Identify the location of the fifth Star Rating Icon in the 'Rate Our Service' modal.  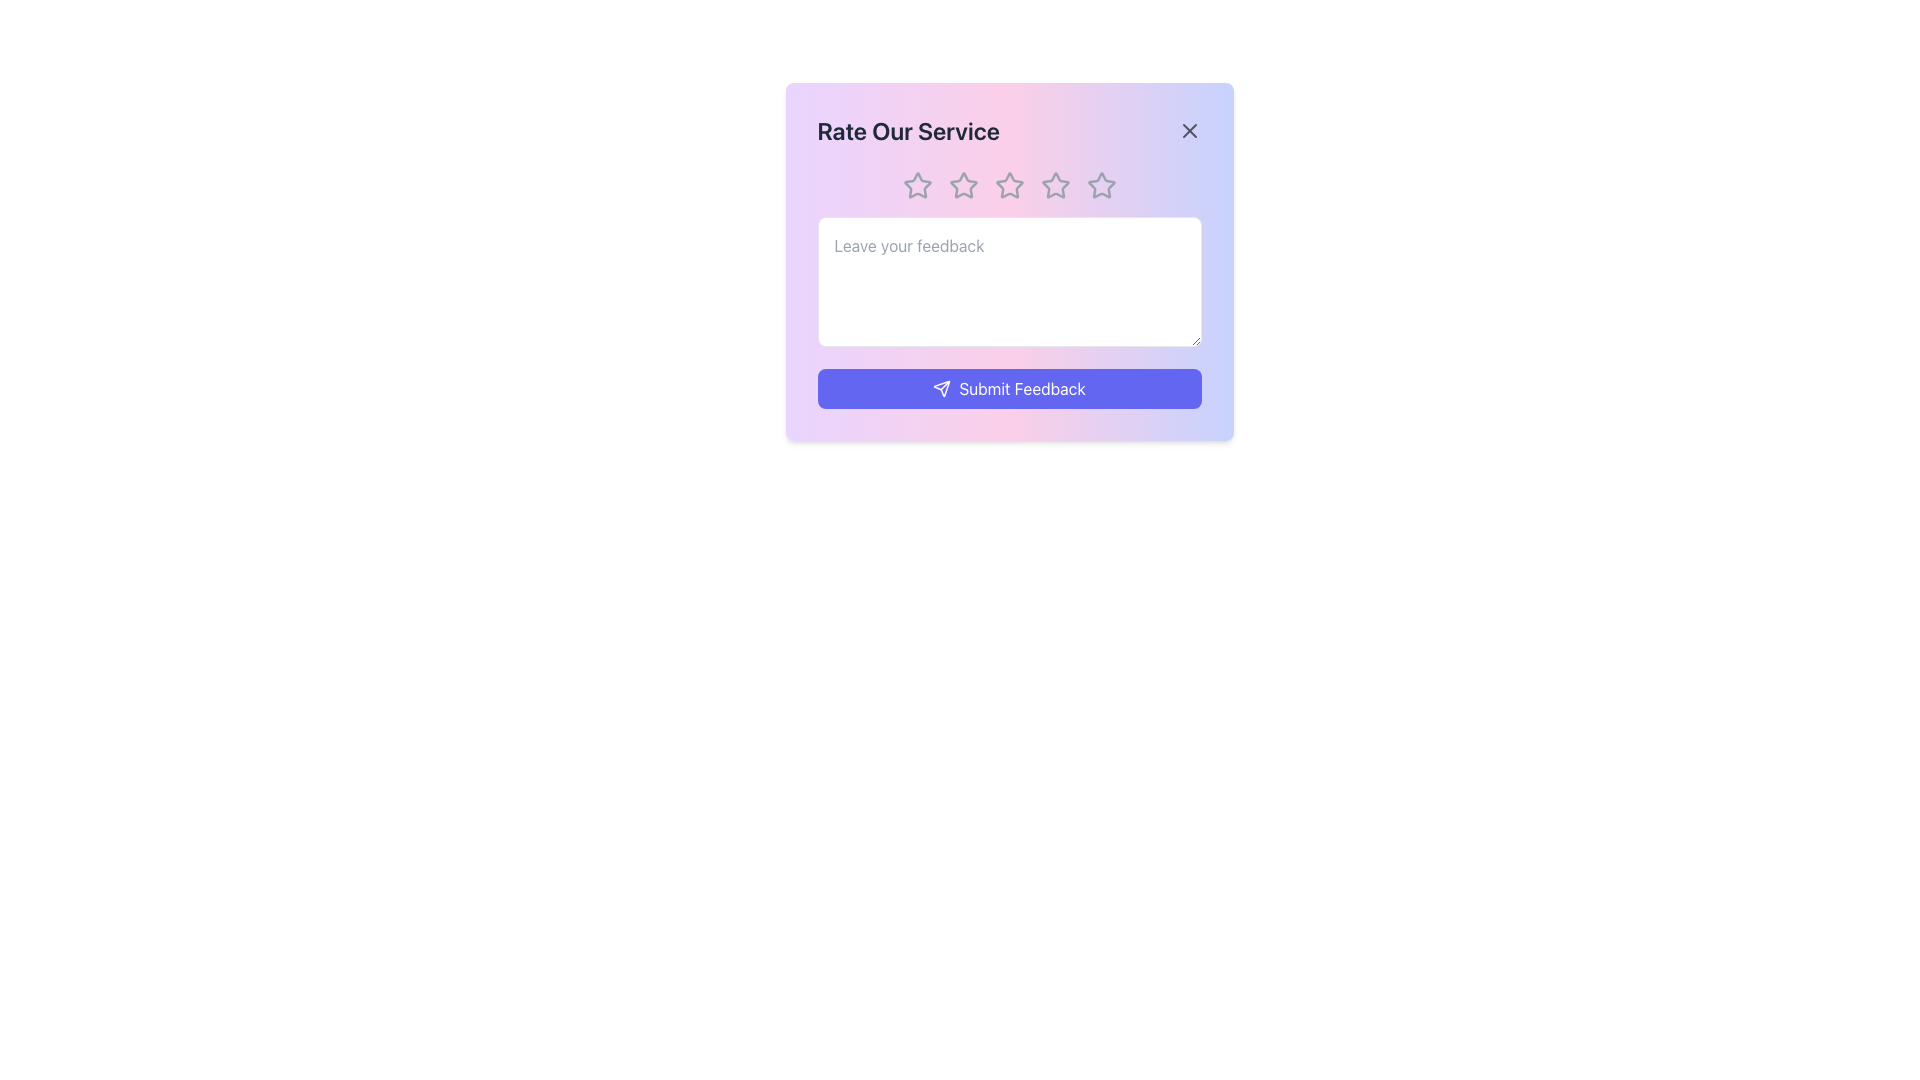
(1100, 185).